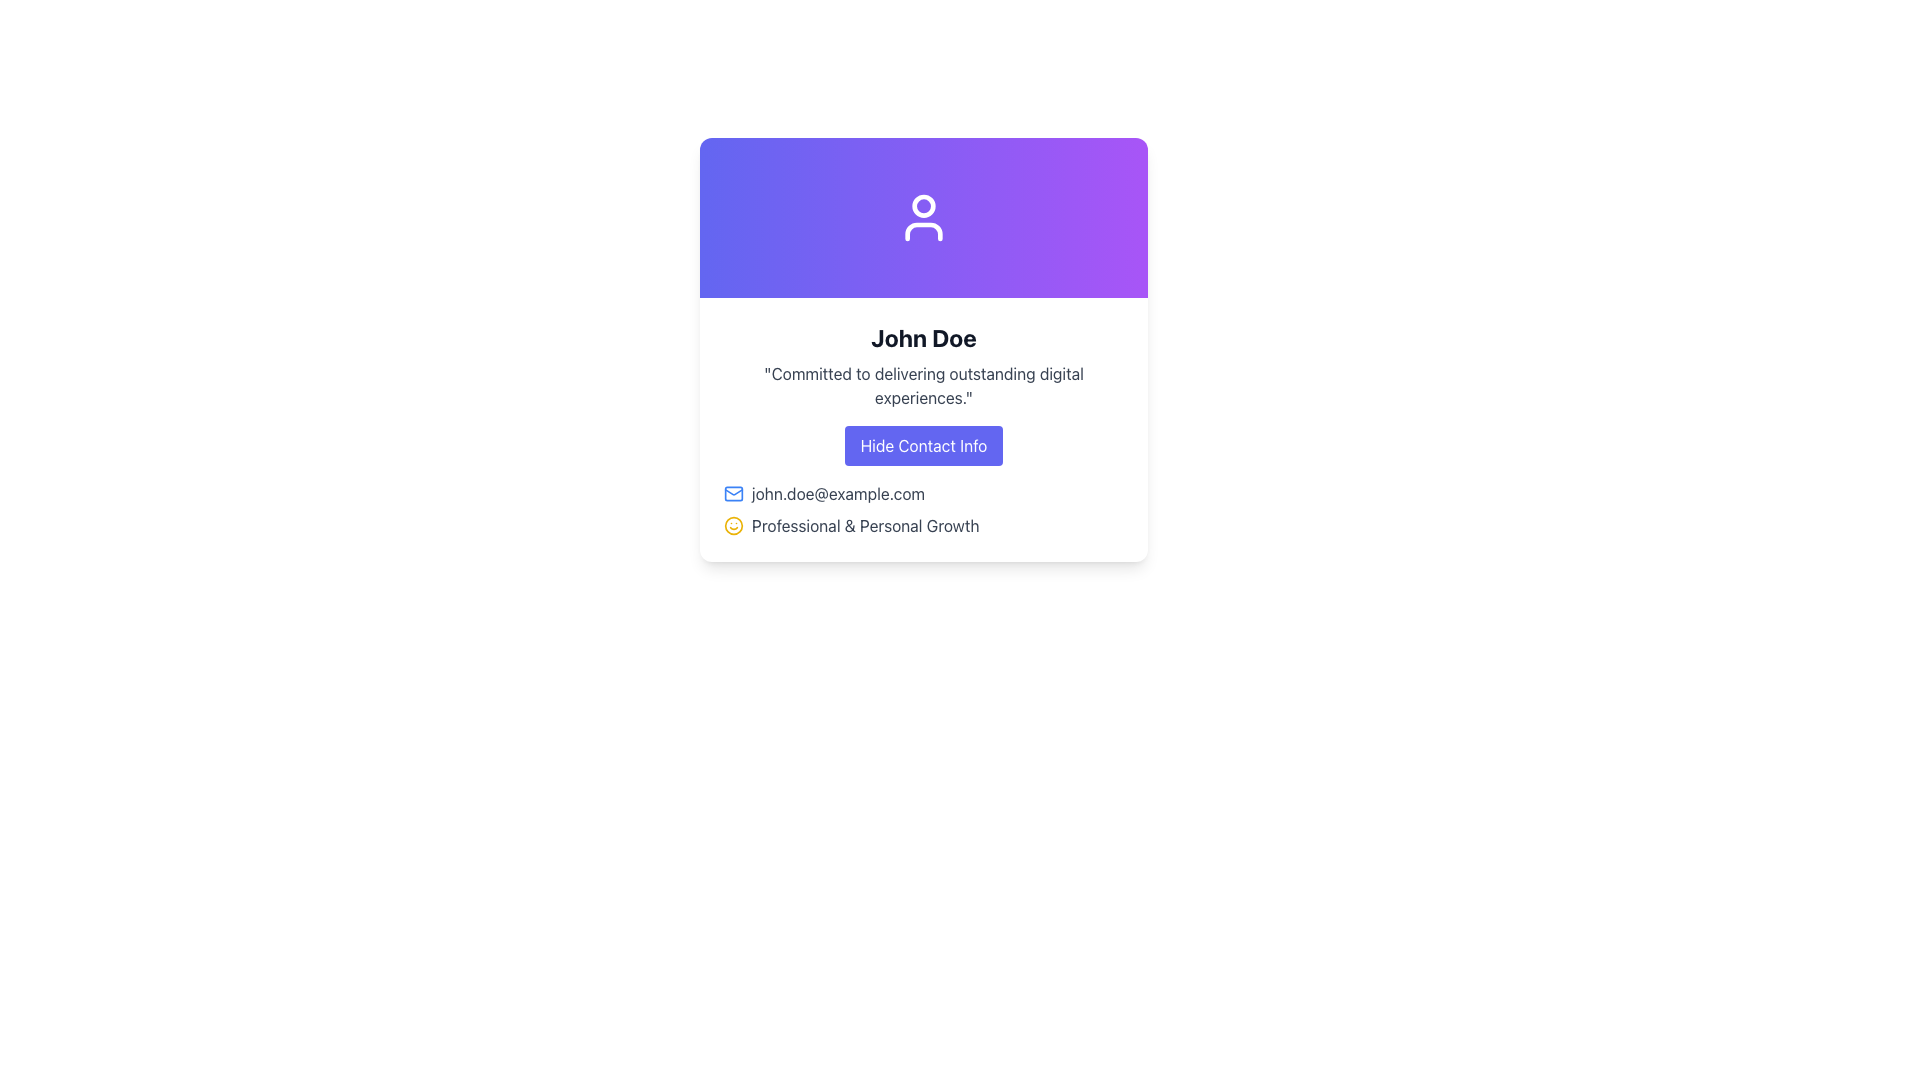  What do you see at coordinates (838, 493) in the screenshot?
I see `text label displaying the email address 'john.doe@example.com', which is styled in gray and located adjacent to an envelope icon on the user information card` at bounding box center [838, 493].